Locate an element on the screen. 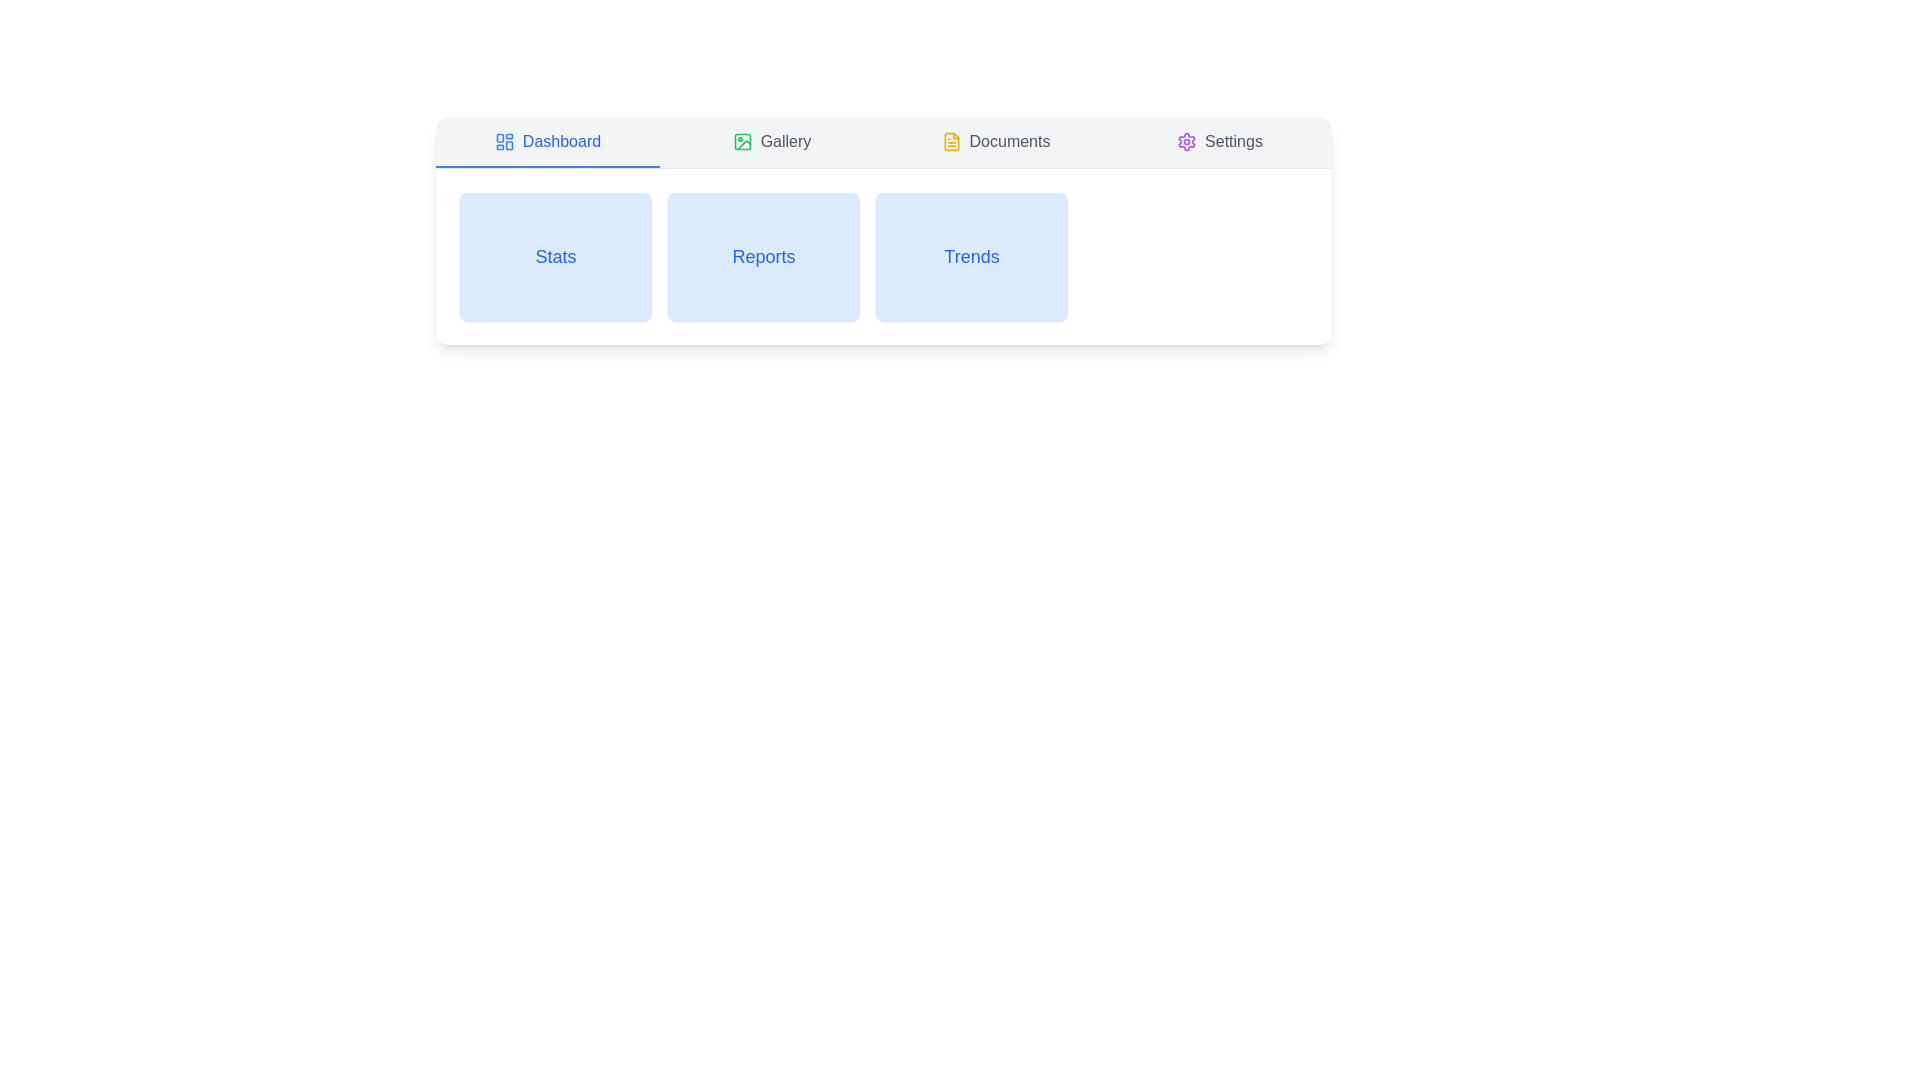 Image resolution: width=1920 pixels, height=1080 pixels. the text label displaying 'Gallery', located in the top navigation bar between 'Dashboard' and 'Documents' is located at coordinates (785, 141).